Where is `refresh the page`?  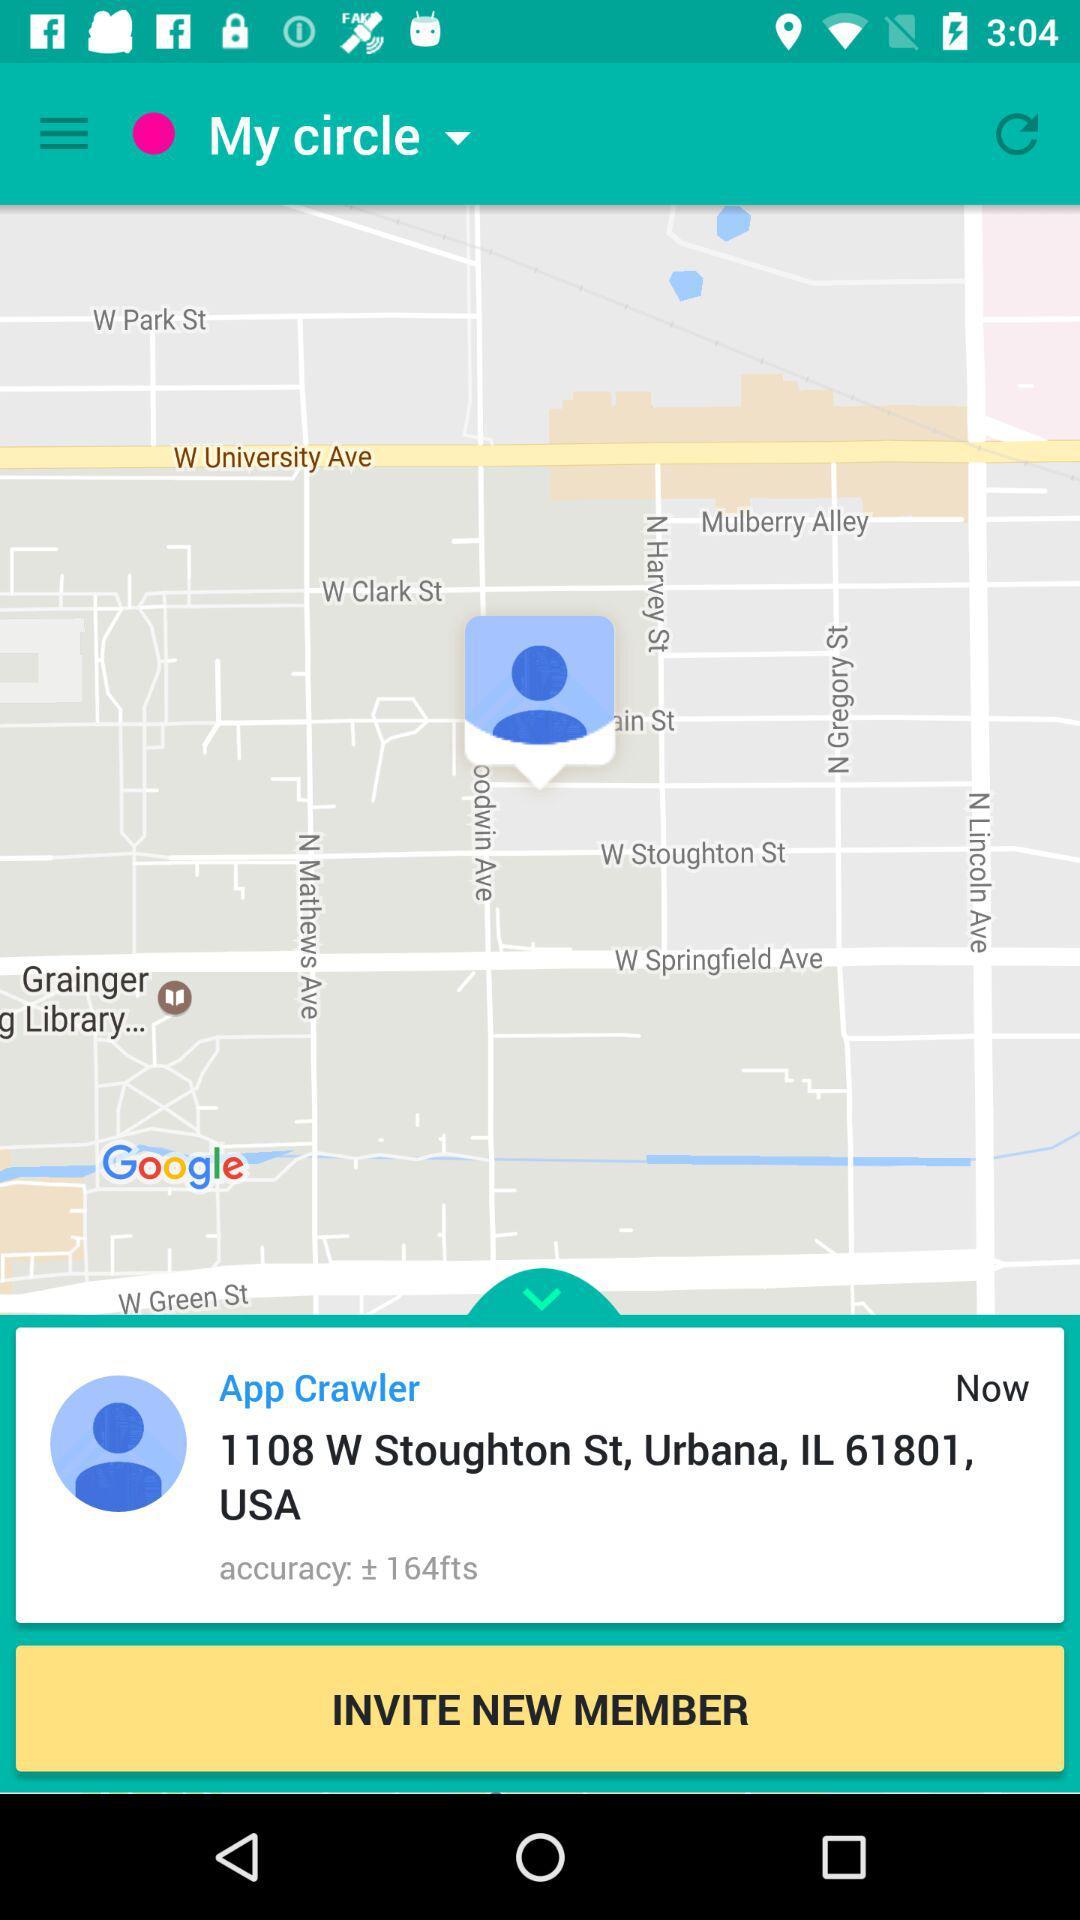 refresh the page is located at coordinates (1017, 132).